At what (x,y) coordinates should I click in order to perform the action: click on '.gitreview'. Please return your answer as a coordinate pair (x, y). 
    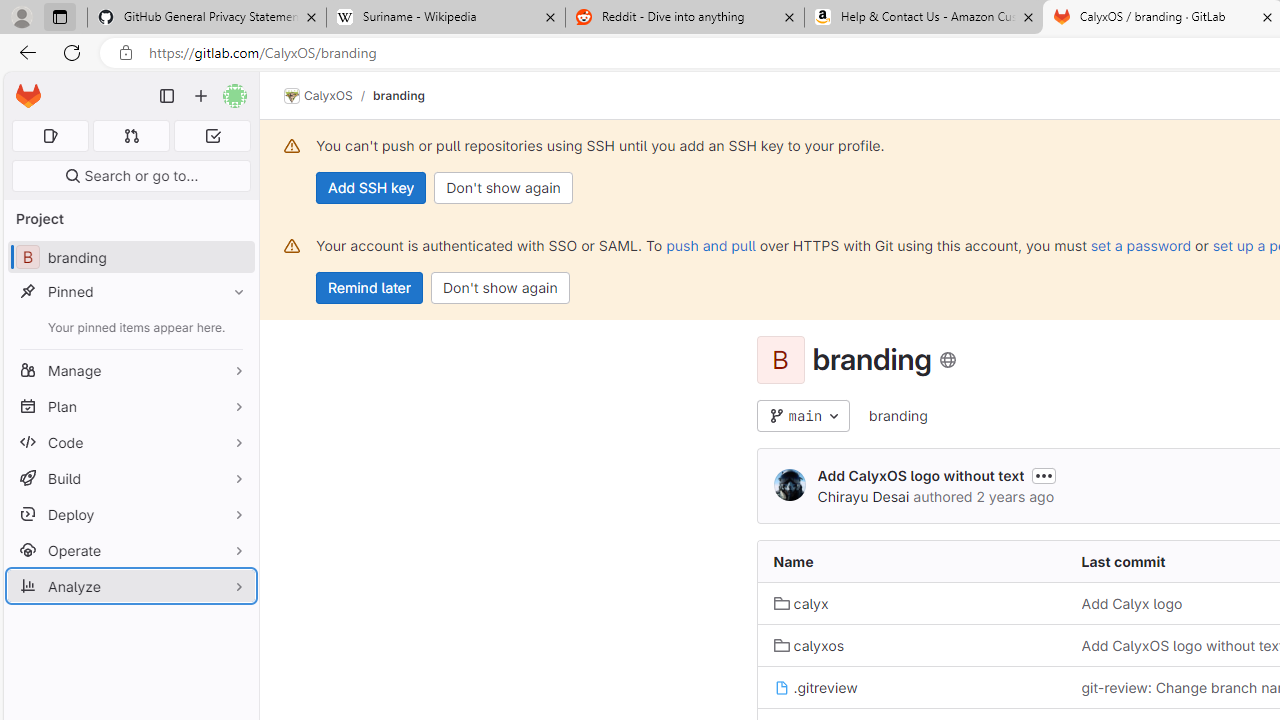
    Looking at the image, I should click on (815, 686).